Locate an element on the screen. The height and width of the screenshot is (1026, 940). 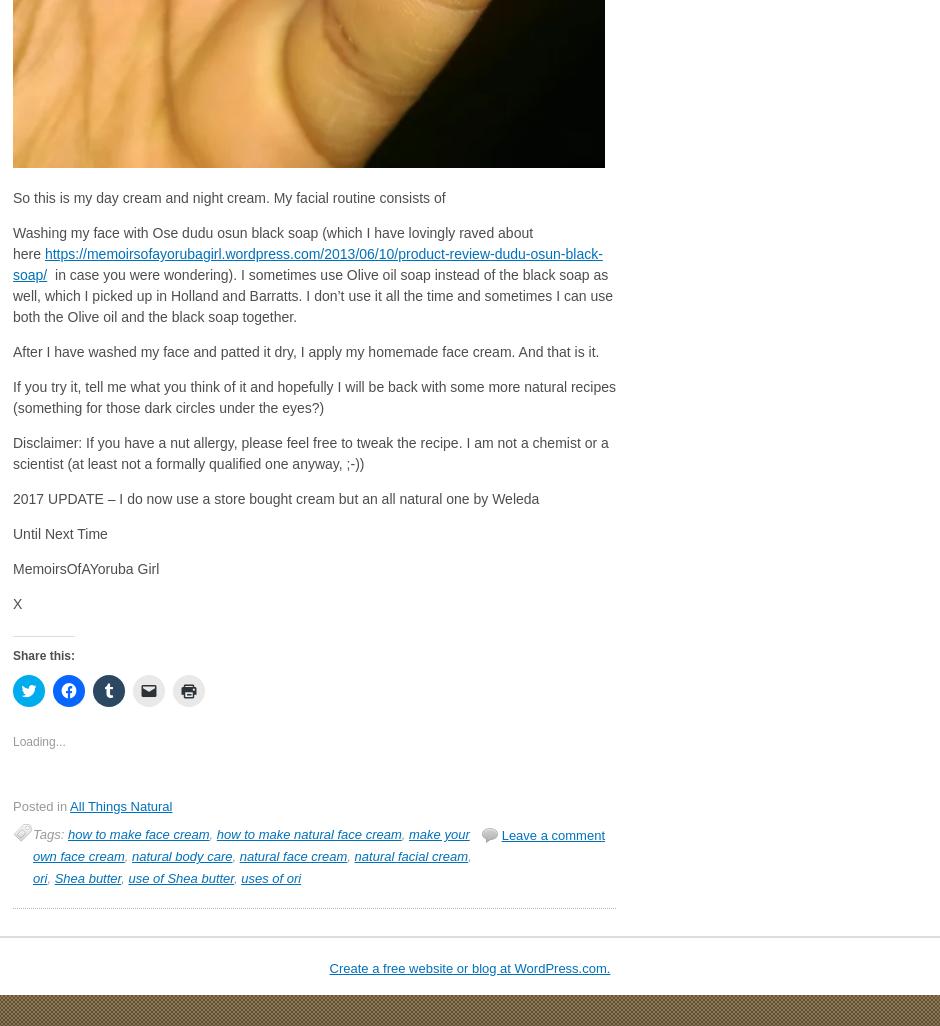
'Tags:' is located at coordinates (49, 834).